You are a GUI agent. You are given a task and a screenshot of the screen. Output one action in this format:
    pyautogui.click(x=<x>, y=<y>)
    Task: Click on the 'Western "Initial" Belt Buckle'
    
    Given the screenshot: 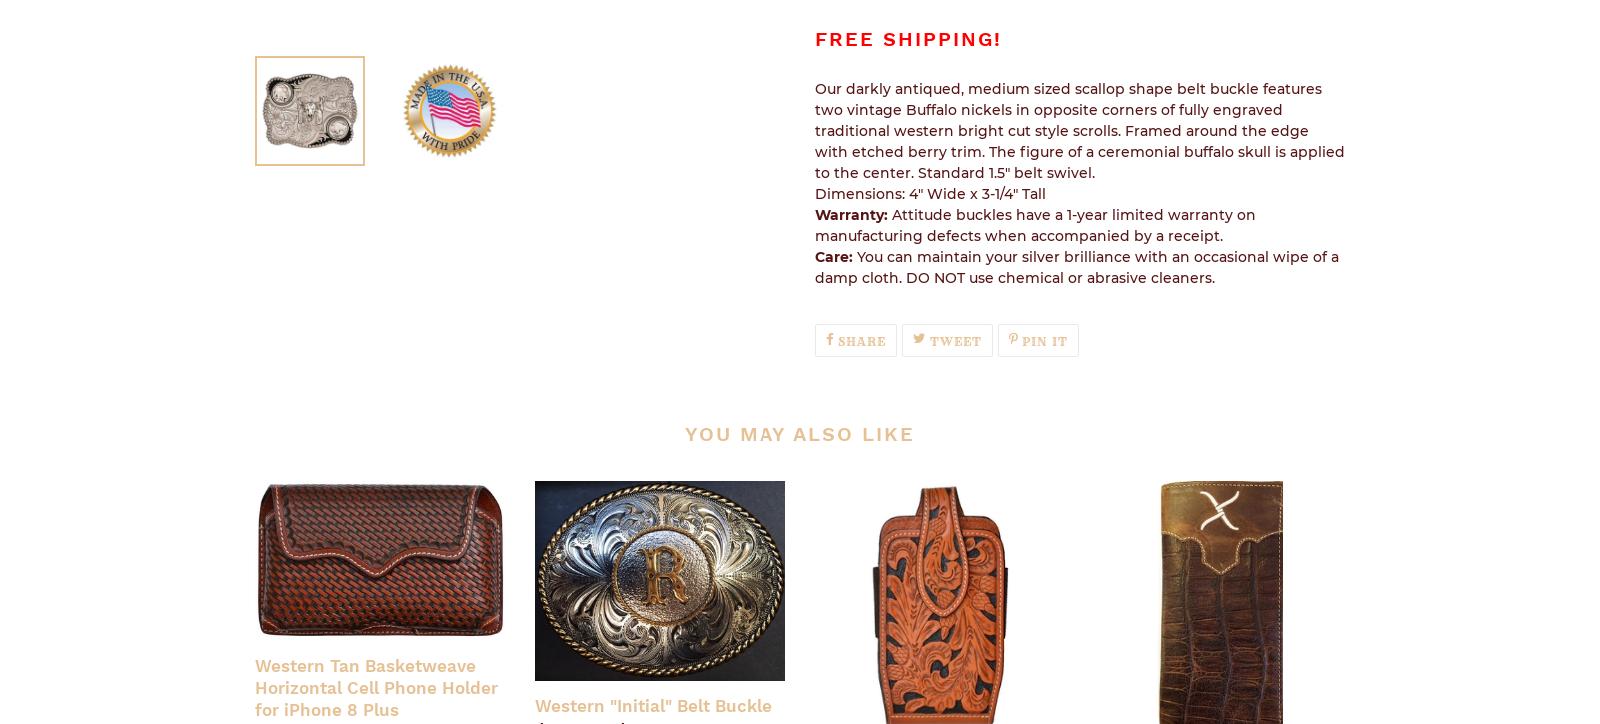 What is the action you would take?
    pyautogui.click(x=653, y=704)
    